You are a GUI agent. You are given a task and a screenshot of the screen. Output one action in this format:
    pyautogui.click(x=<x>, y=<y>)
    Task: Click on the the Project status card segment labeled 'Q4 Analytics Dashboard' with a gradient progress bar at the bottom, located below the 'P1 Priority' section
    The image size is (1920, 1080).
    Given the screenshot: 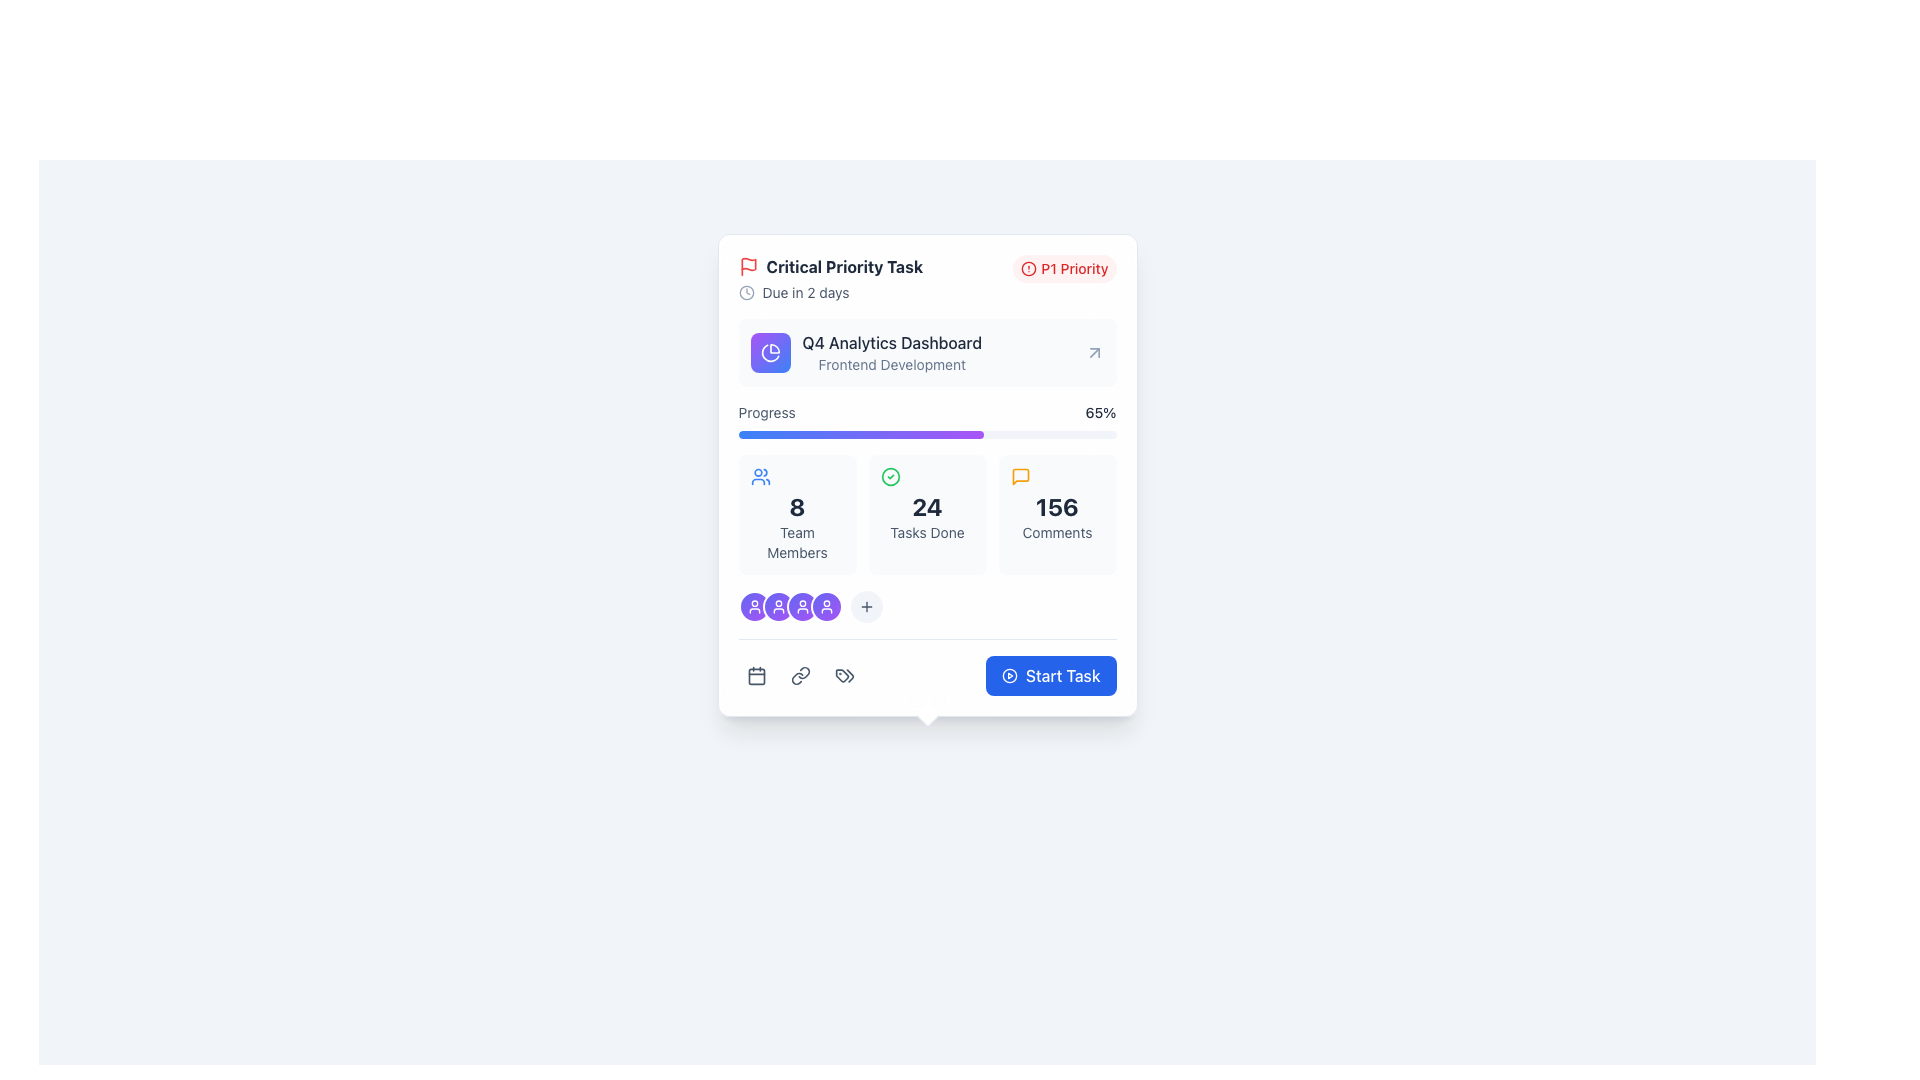 What is the action you would take?
    pyautogui.click(x=926, y=378)
    